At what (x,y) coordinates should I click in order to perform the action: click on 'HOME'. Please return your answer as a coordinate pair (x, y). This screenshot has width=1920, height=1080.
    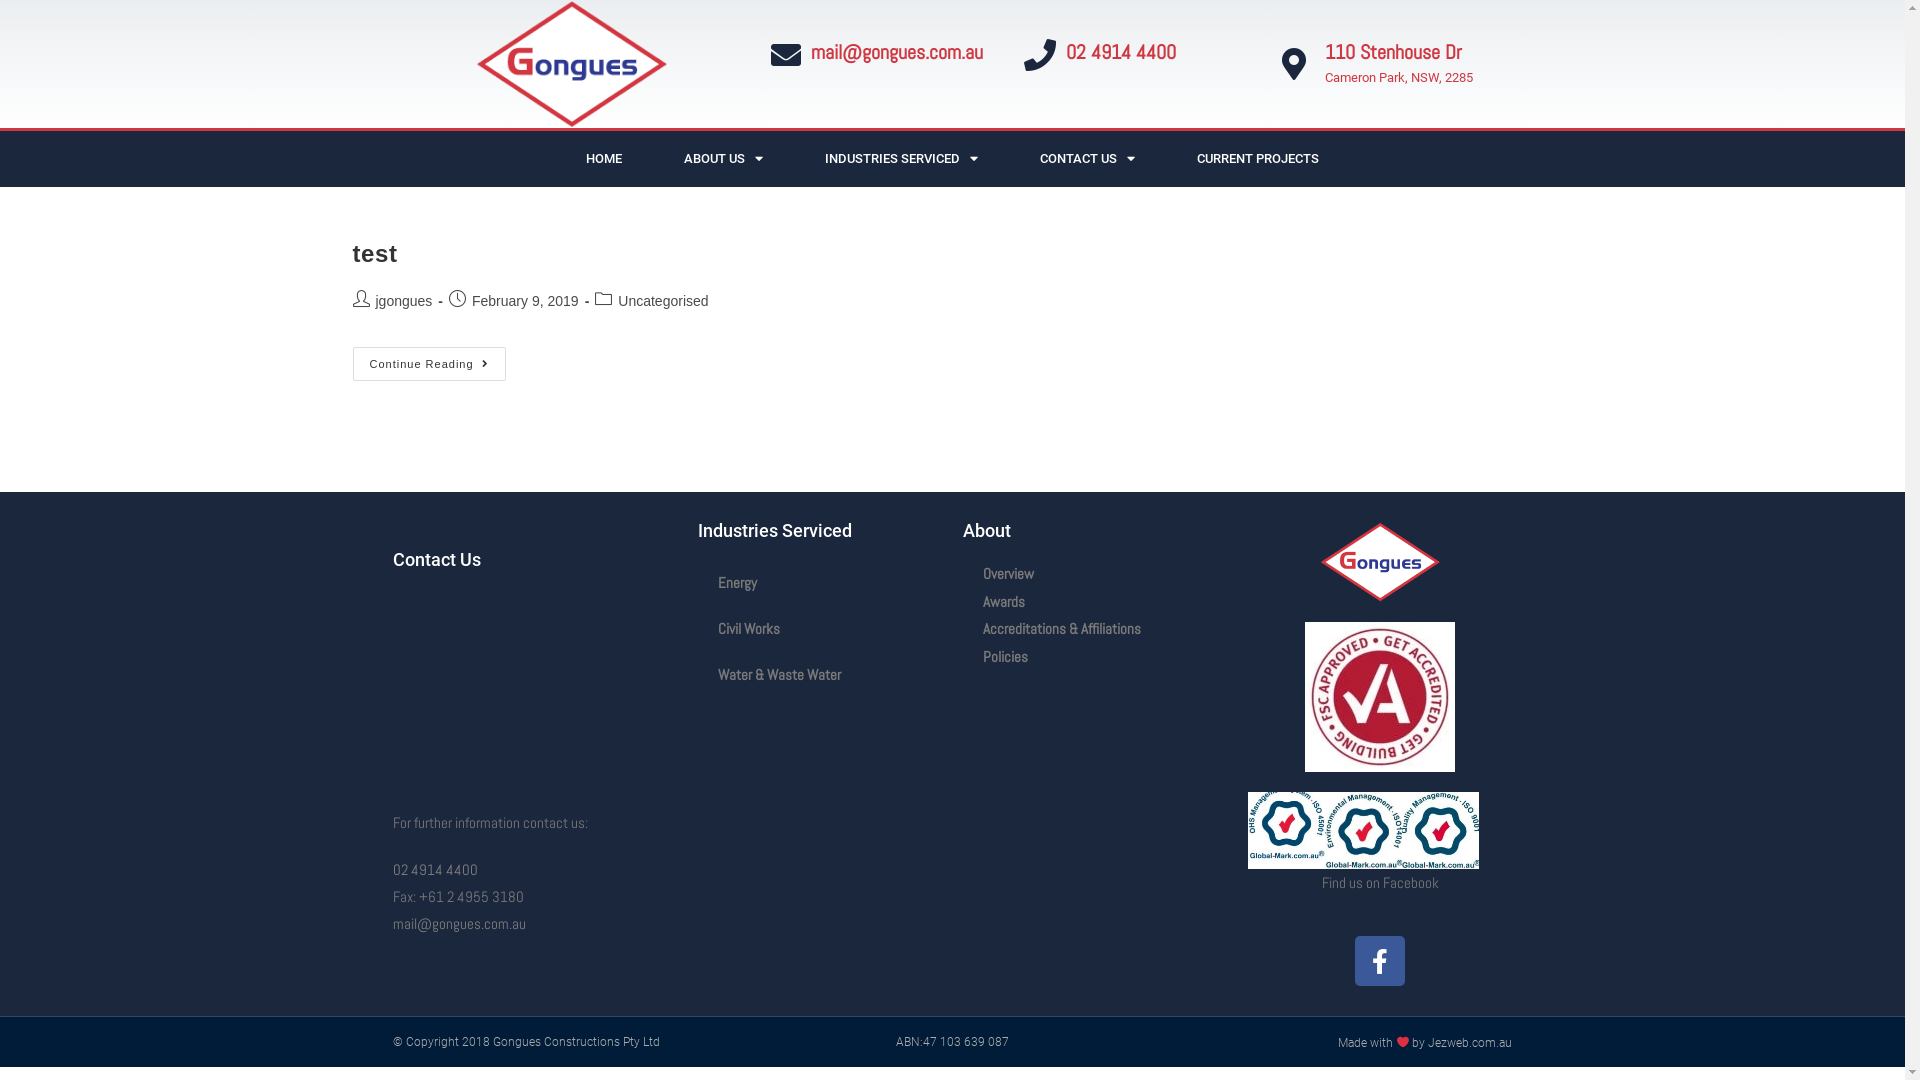
    Looking at the image, I should click on (603, 157).